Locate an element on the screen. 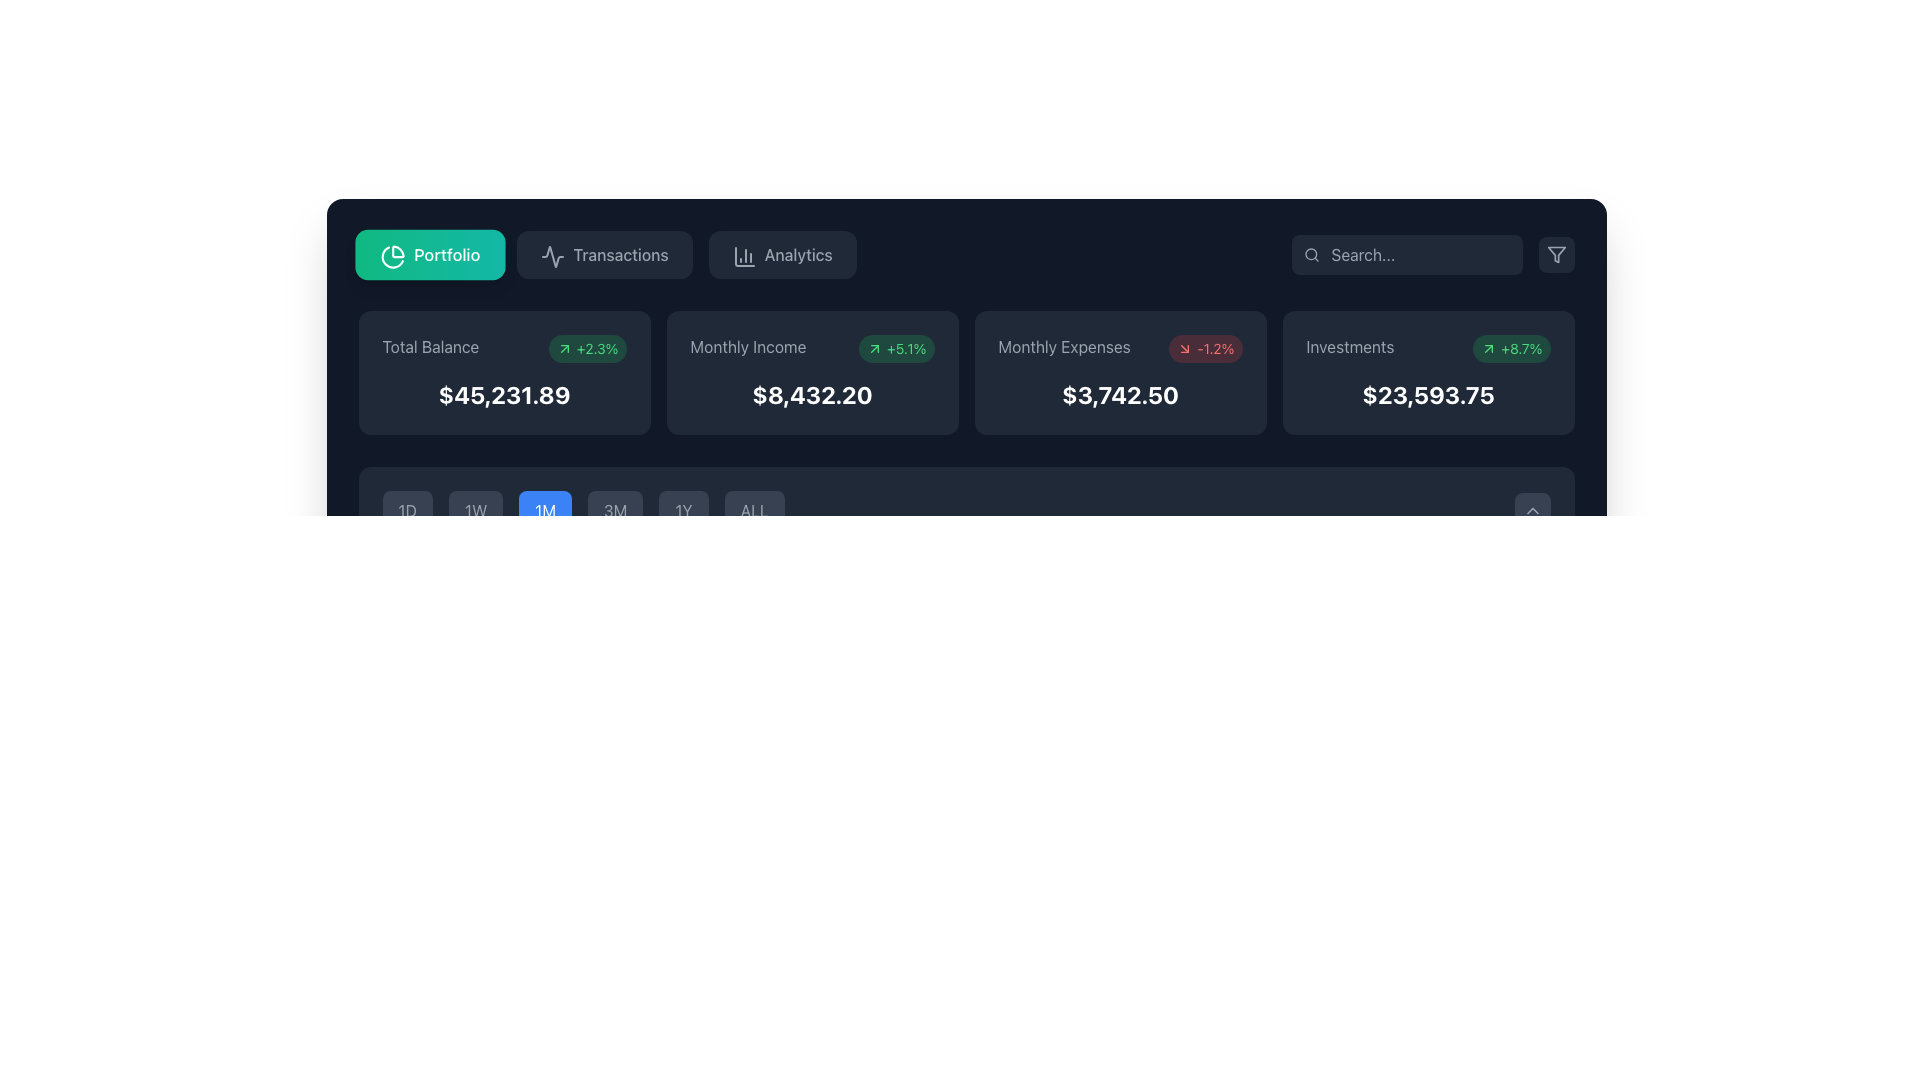 This screenshot has height=1080, width=1920. the 'Portfolio' text label located within the button at the top left of the interface is located at coordinates (445, 253).